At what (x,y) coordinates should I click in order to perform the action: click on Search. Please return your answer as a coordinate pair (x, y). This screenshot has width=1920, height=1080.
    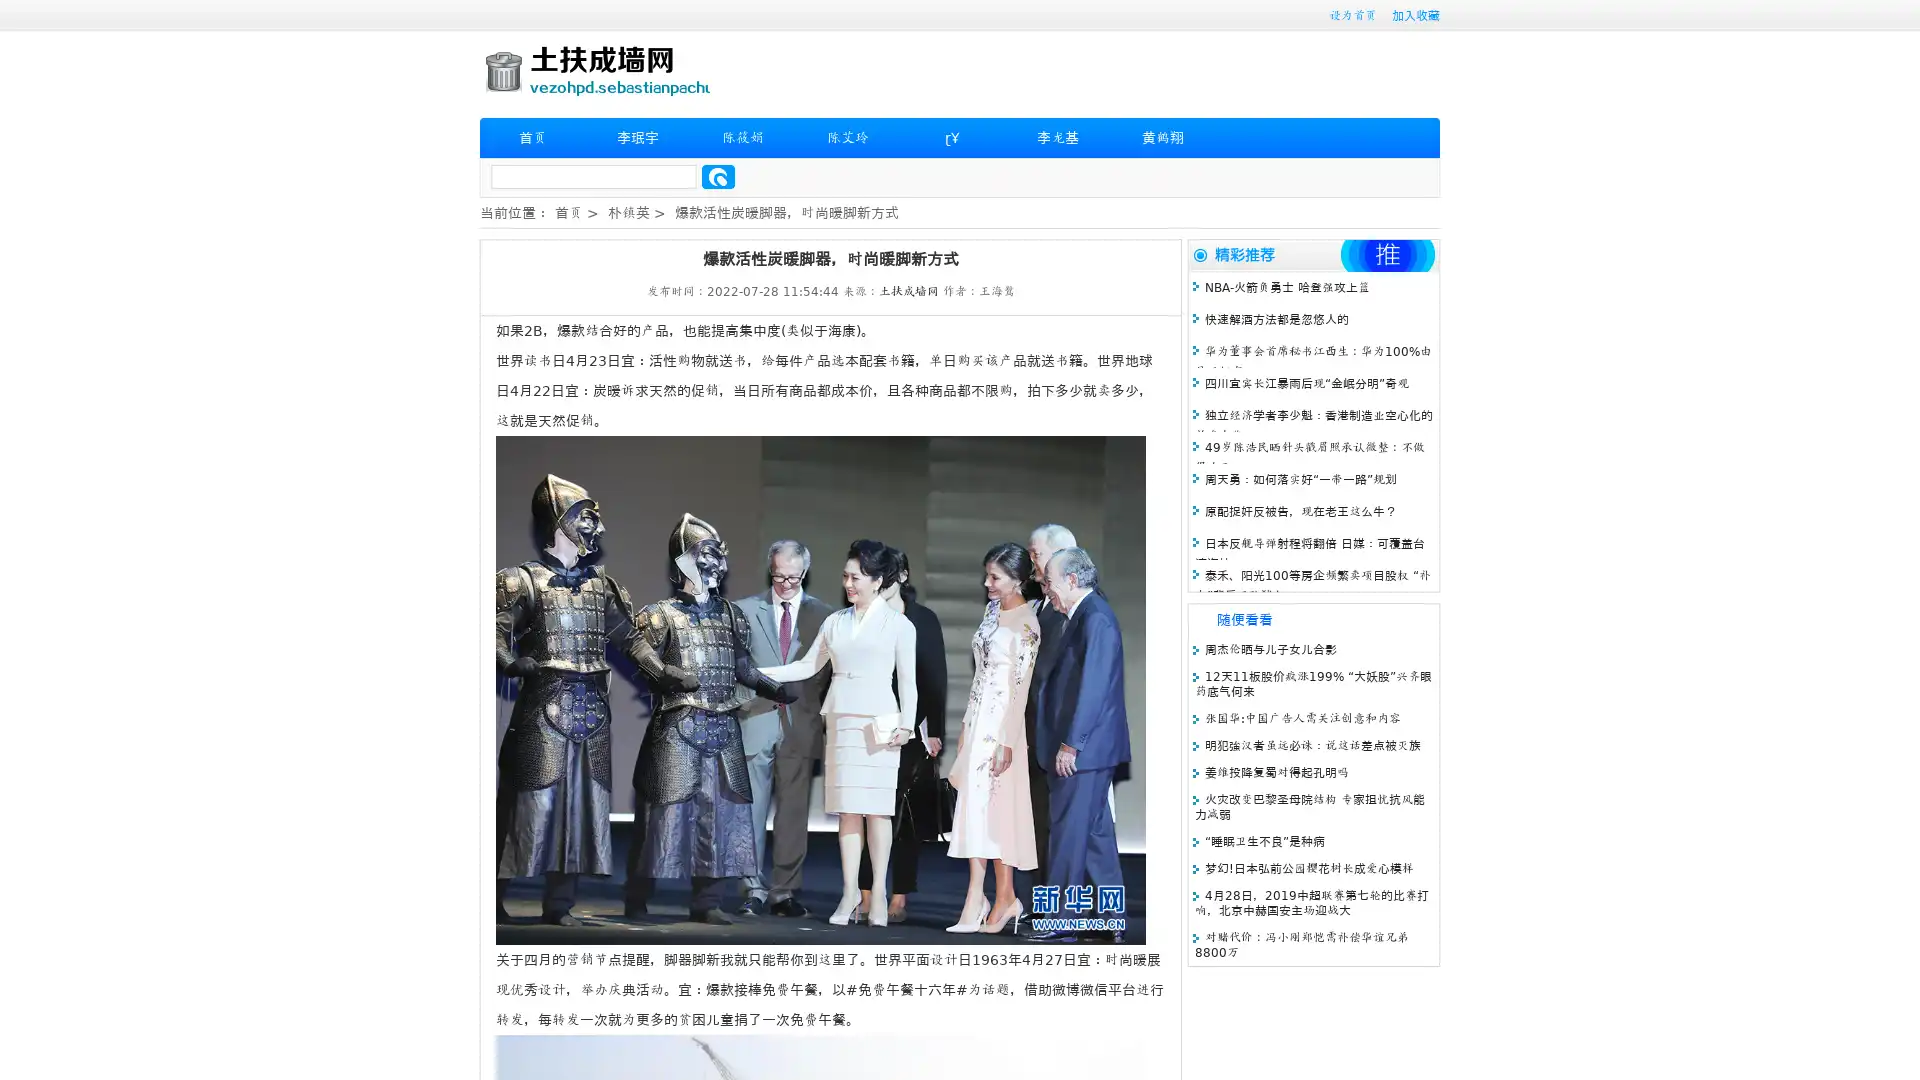
    Looking at the image, I should click on (718, 176).